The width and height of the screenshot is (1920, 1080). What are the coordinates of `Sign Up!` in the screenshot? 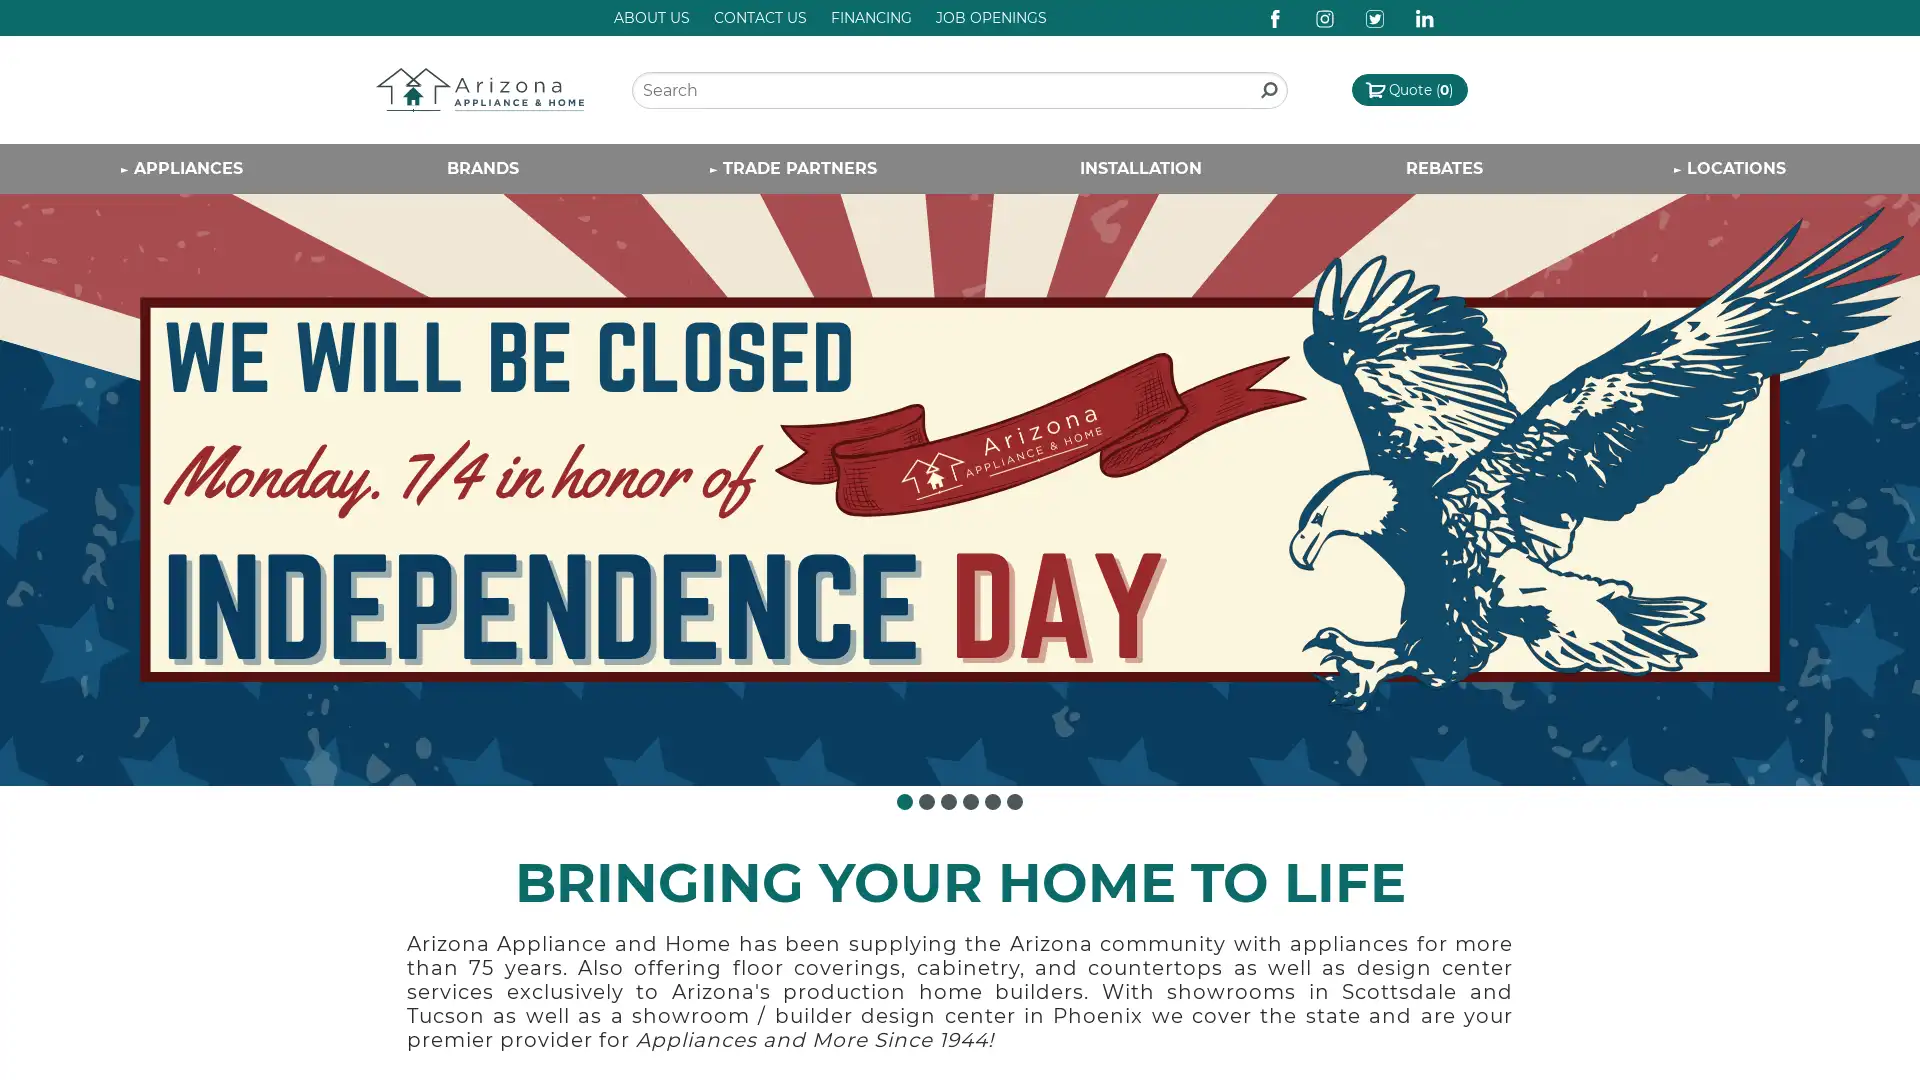 It's located at (960, 667).